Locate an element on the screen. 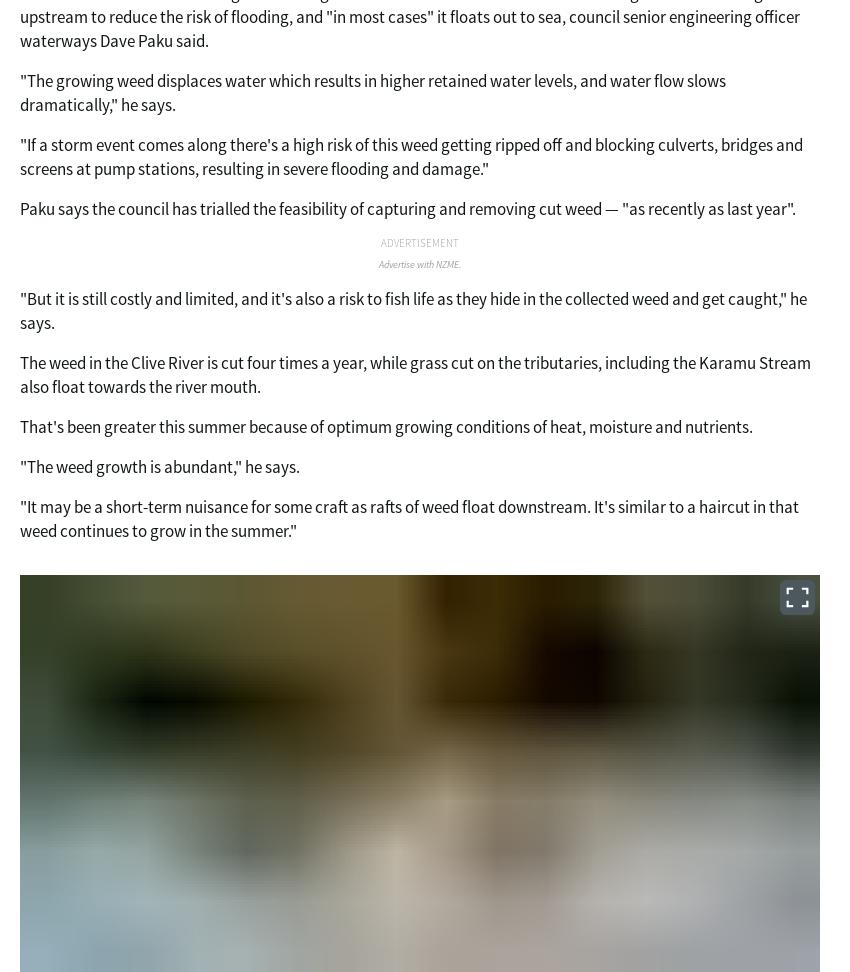 The image size is (850, 972). '"But it is still costly and limited, and it's also a risk to fish life as they hide in the collected weed and get caught," he says.' is located at coordinates (413, 308).